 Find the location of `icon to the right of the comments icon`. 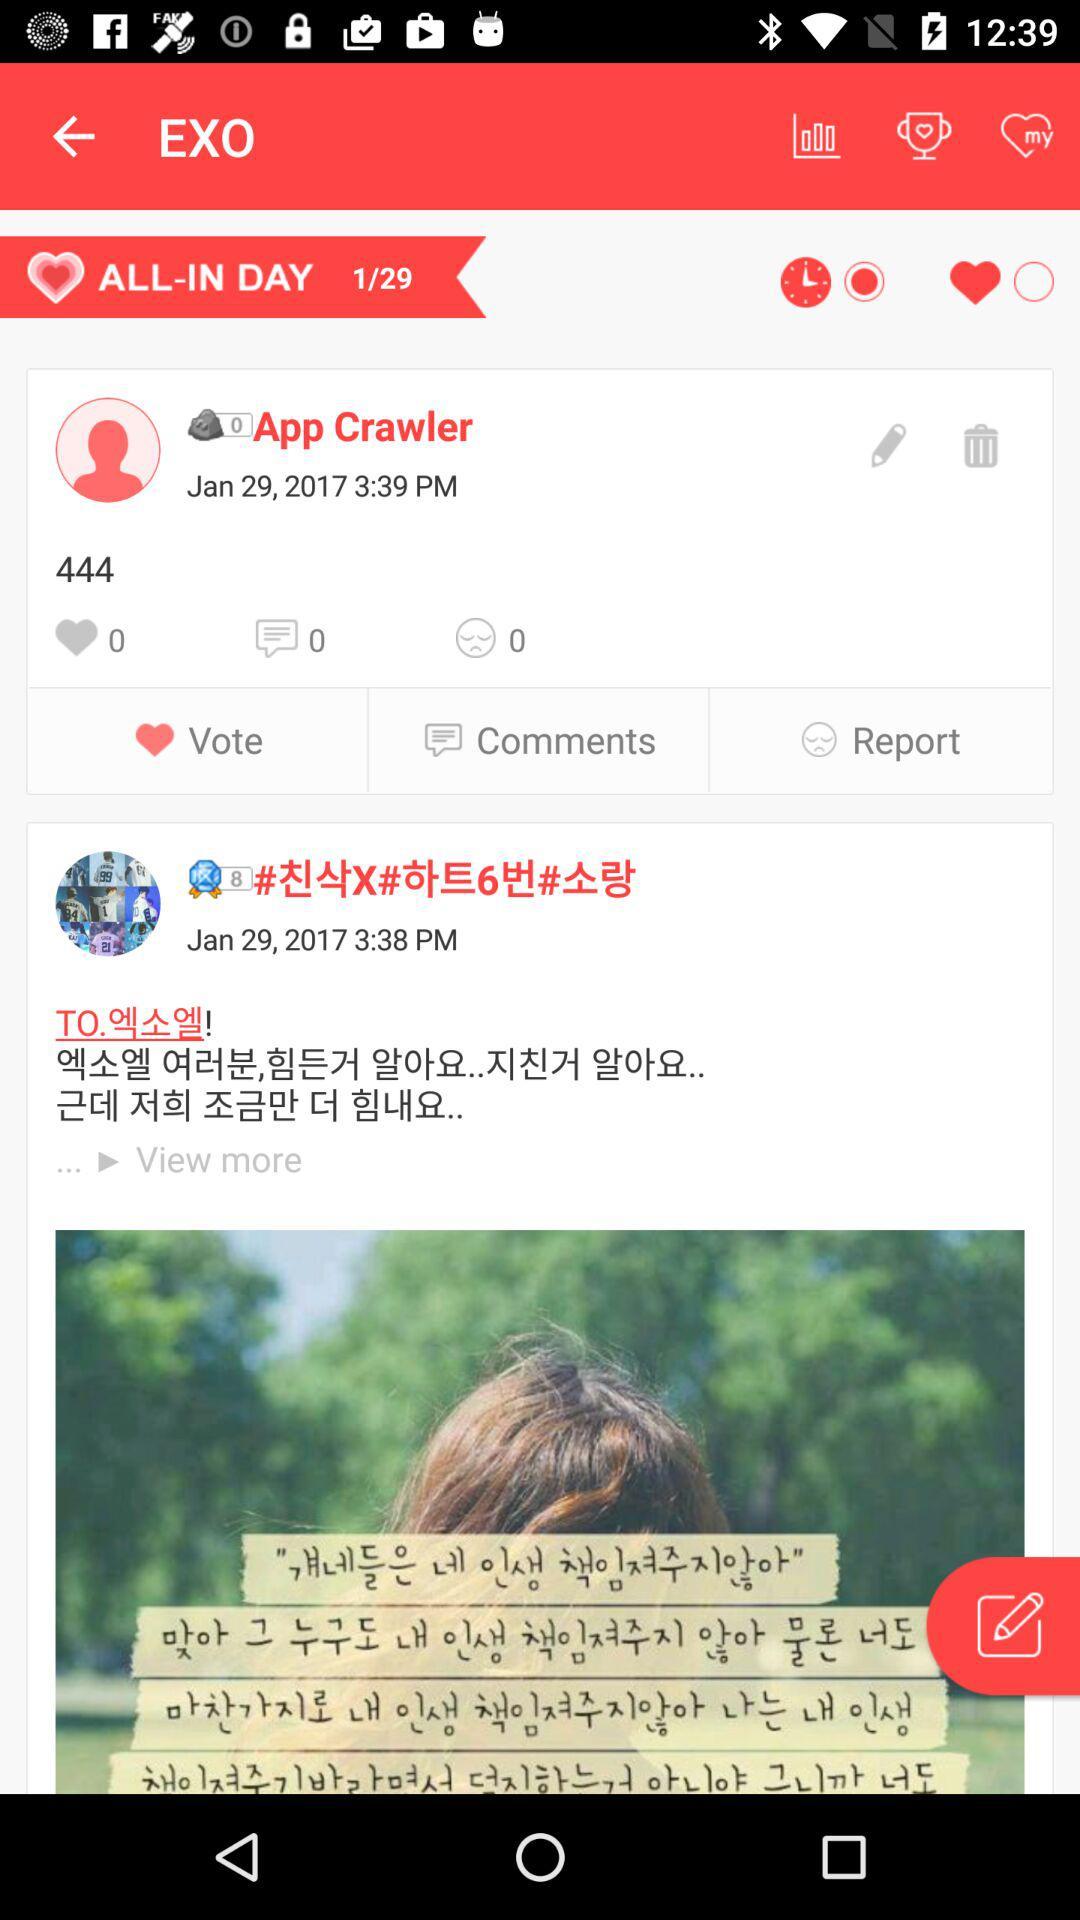

icon to the right of the comments icon is located at coordinates (825, 738).